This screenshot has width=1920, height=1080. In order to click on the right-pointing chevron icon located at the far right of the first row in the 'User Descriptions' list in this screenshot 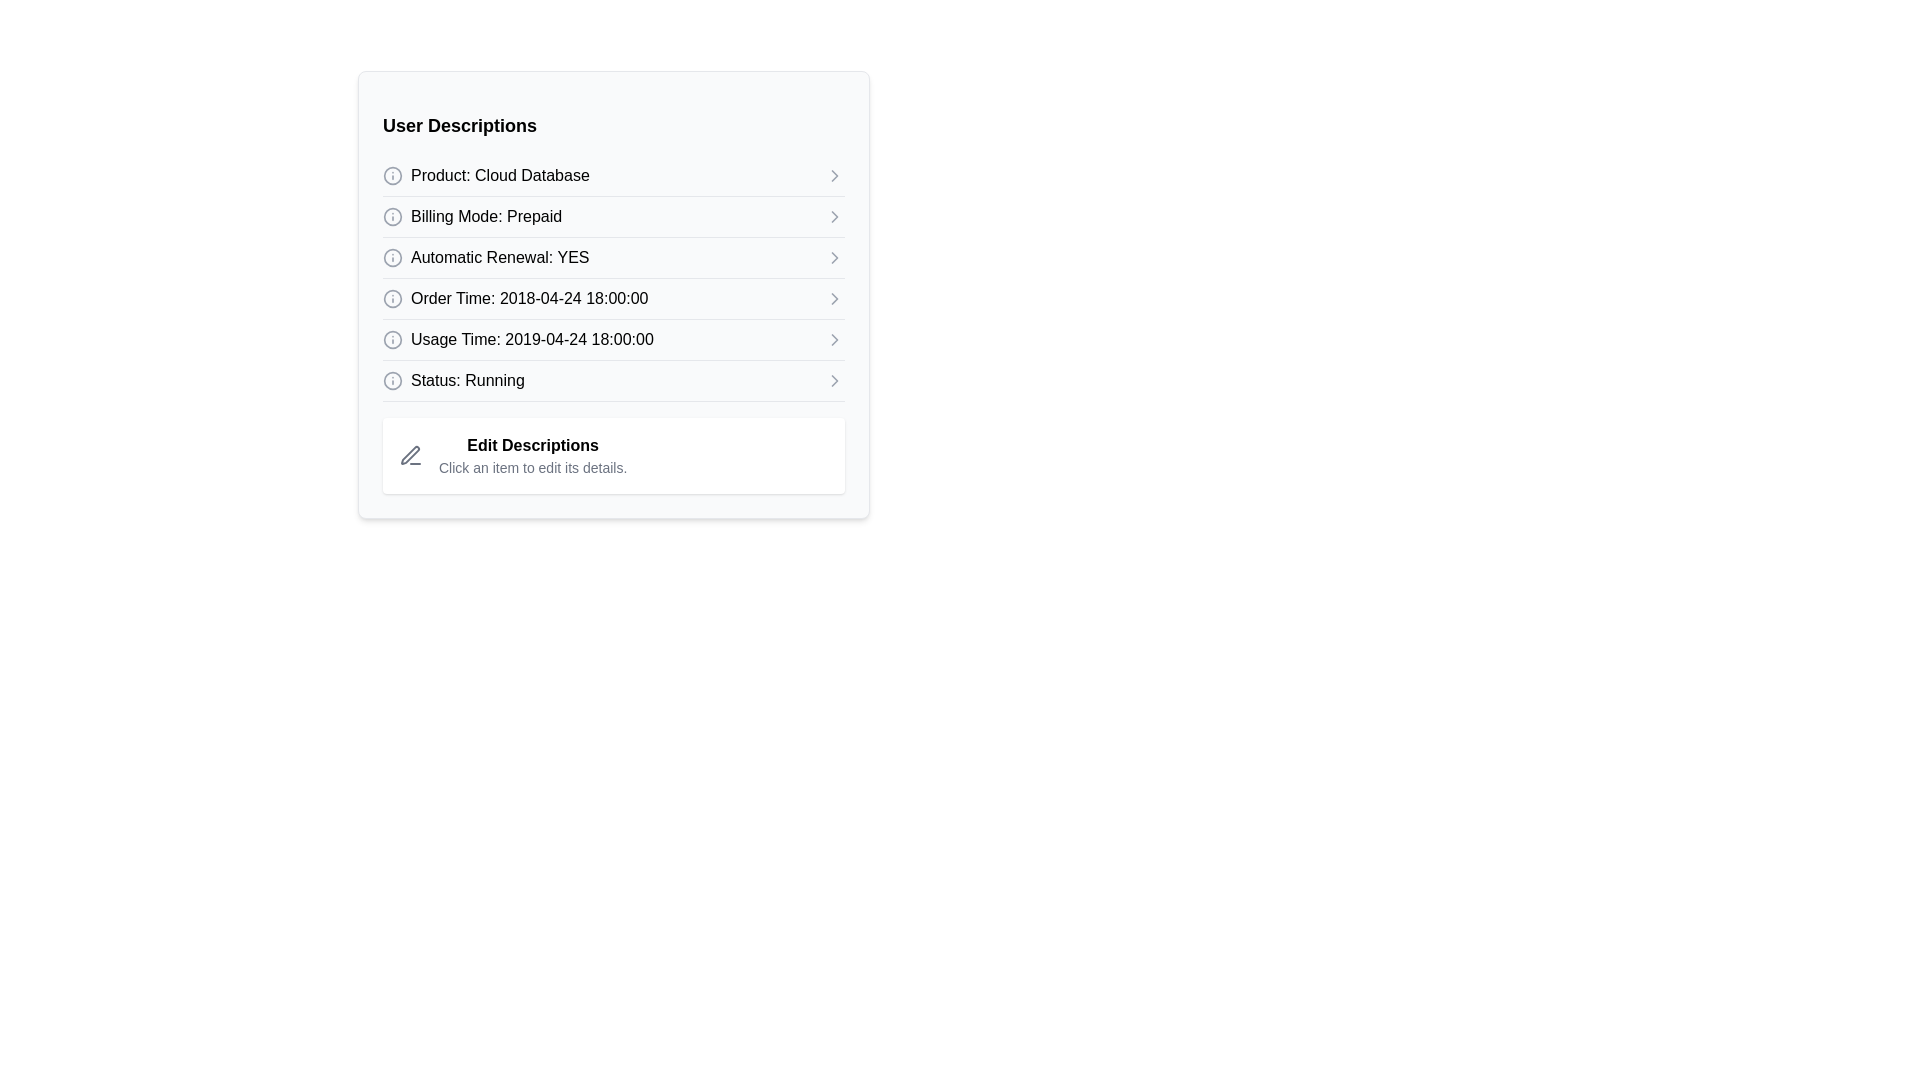, I will do `click(835, 175)`.